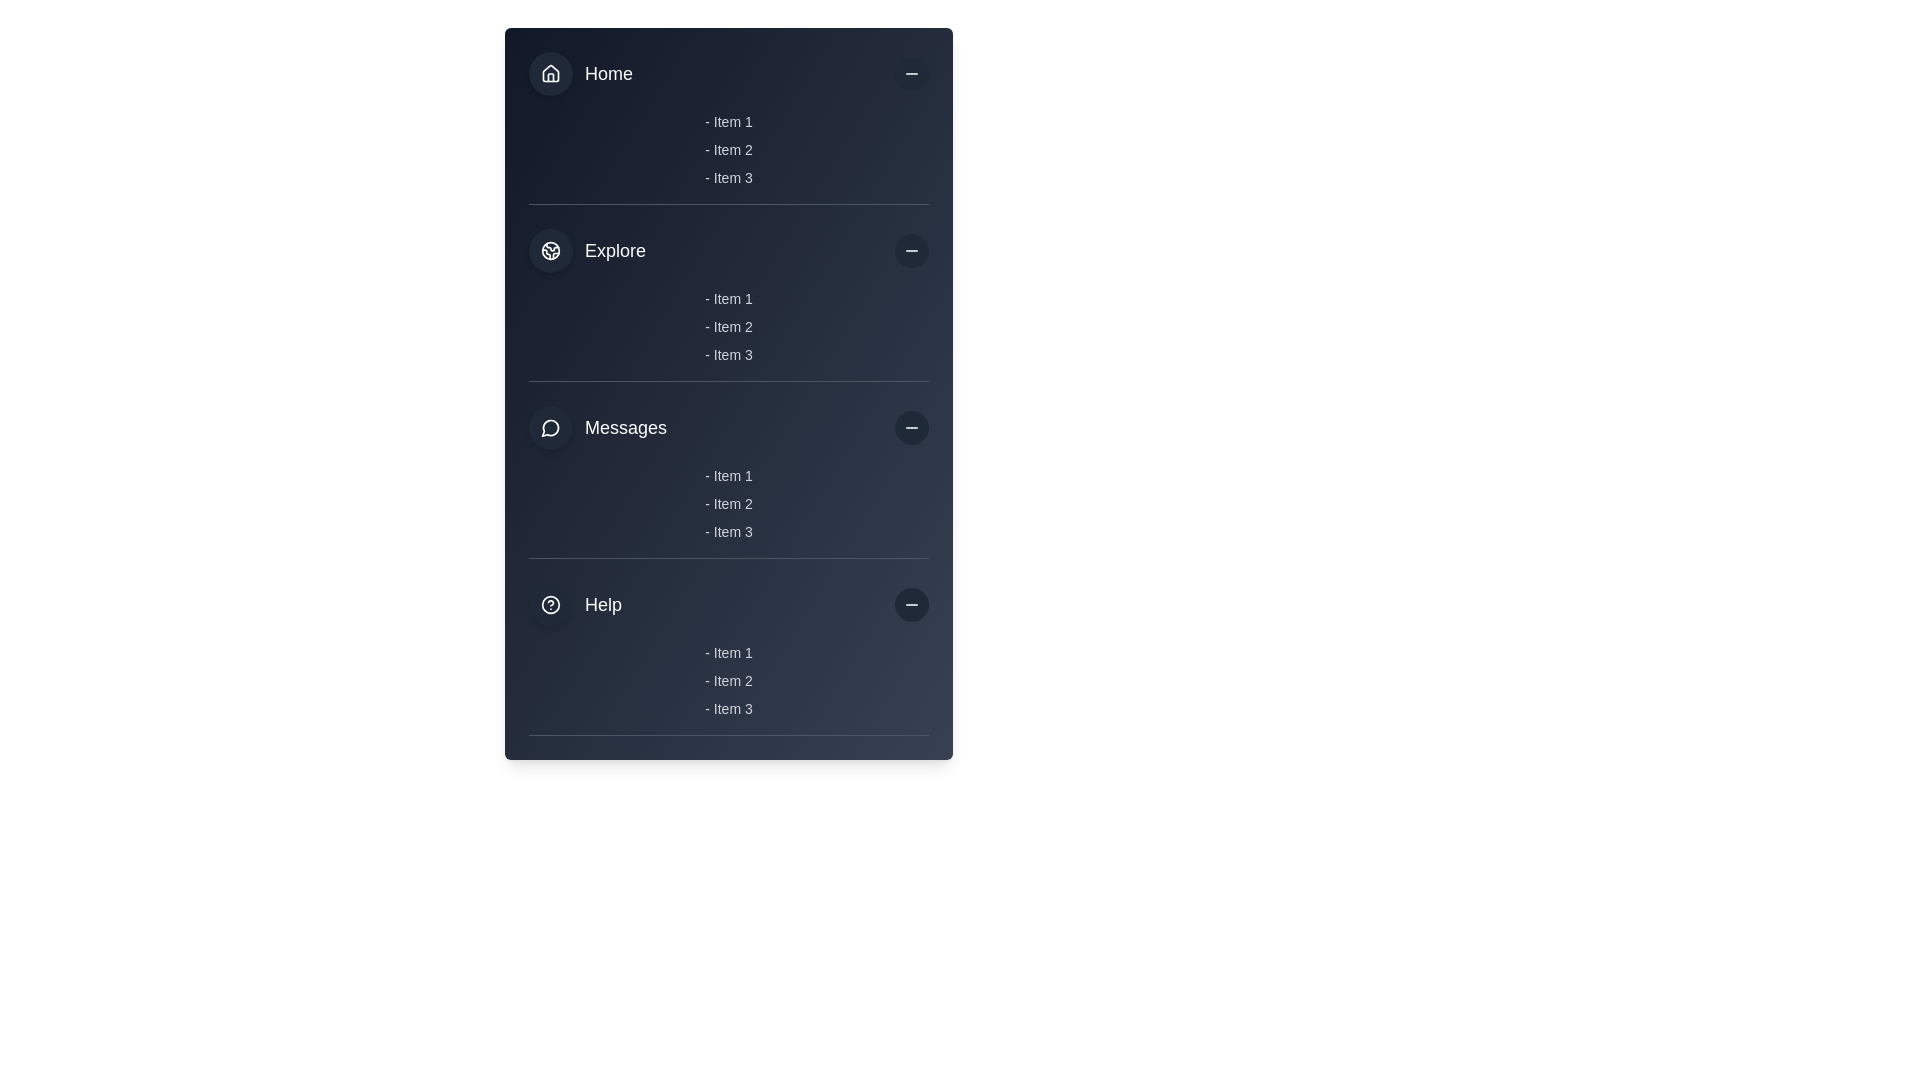  I want to click on an item in the 'Help' section list, so click(728, 680).